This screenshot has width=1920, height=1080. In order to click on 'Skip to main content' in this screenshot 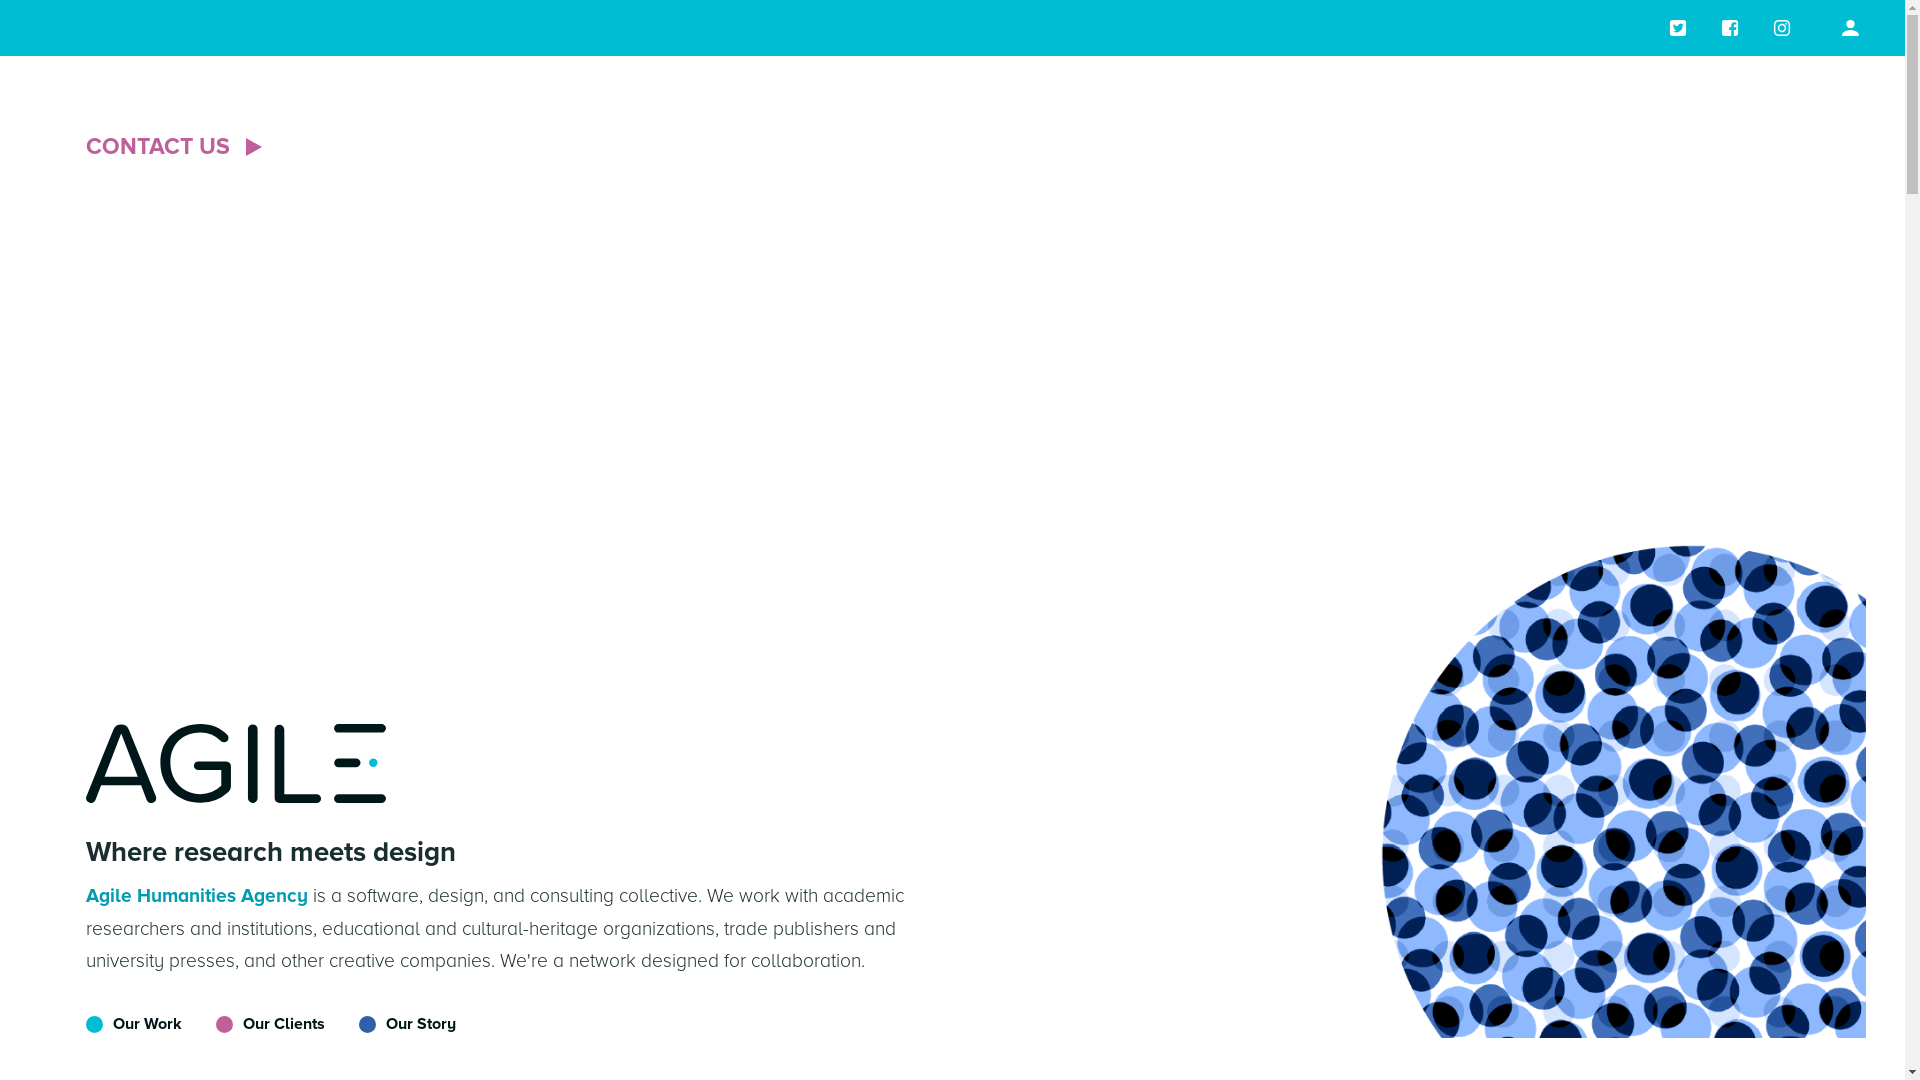, I will do `click(0, 0)`.